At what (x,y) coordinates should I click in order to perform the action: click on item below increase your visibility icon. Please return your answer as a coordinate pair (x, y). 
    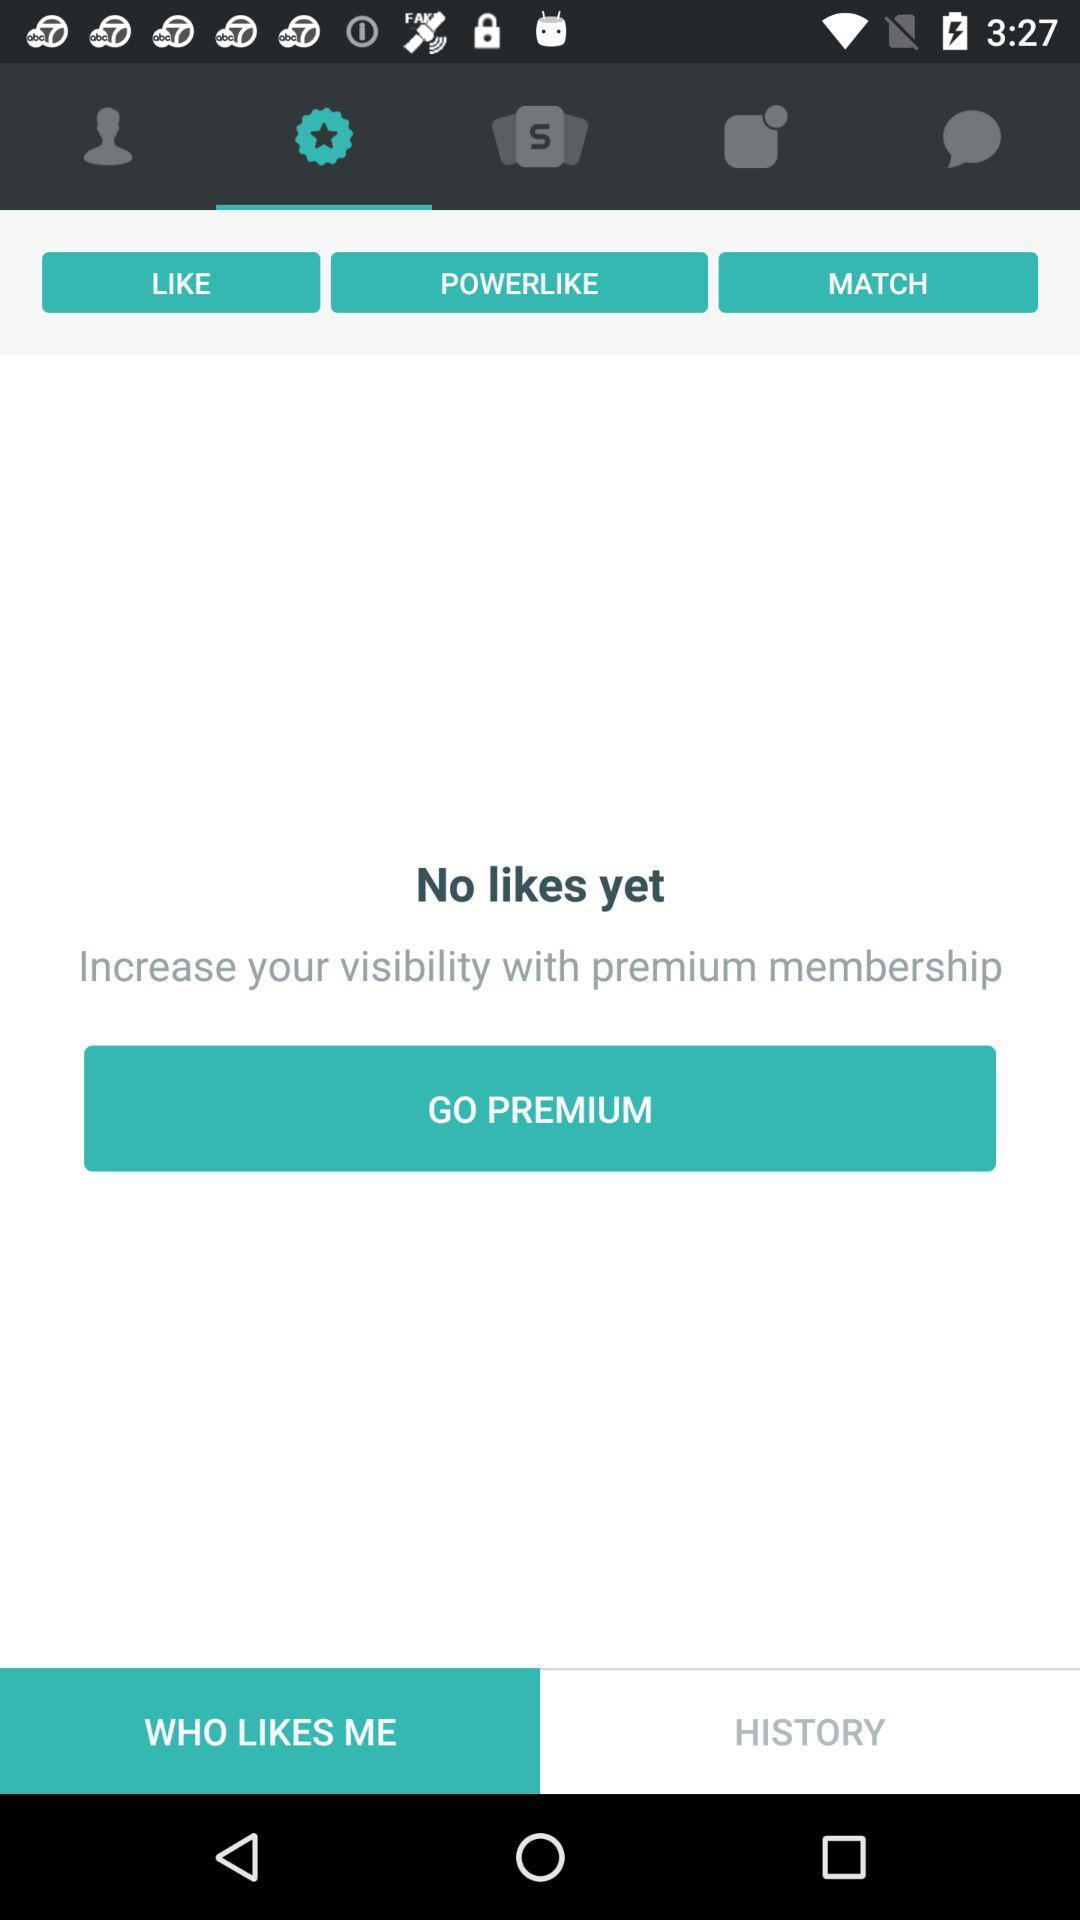
    Looking at the image, I should click on (540, 1107).